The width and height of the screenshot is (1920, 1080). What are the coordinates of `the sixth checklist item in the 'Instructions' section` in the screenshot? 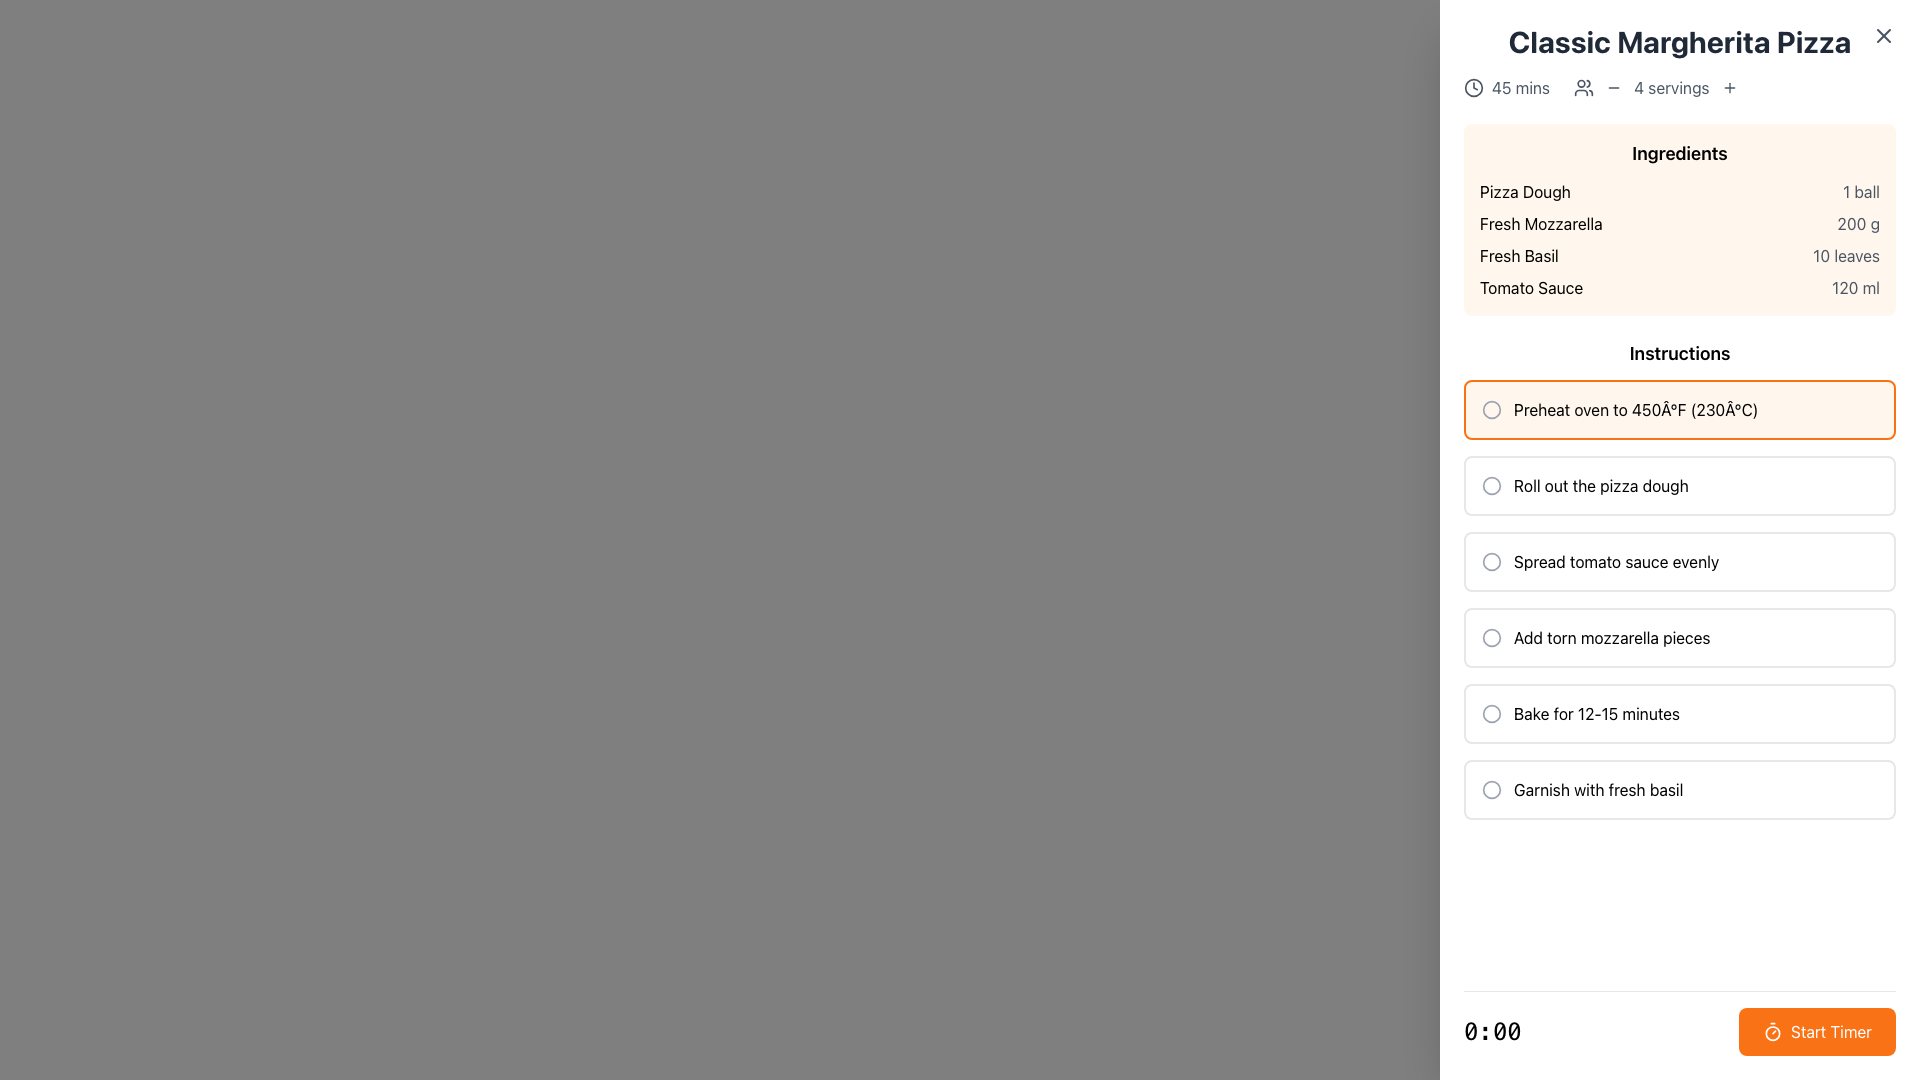 It's located at (1680, 789).